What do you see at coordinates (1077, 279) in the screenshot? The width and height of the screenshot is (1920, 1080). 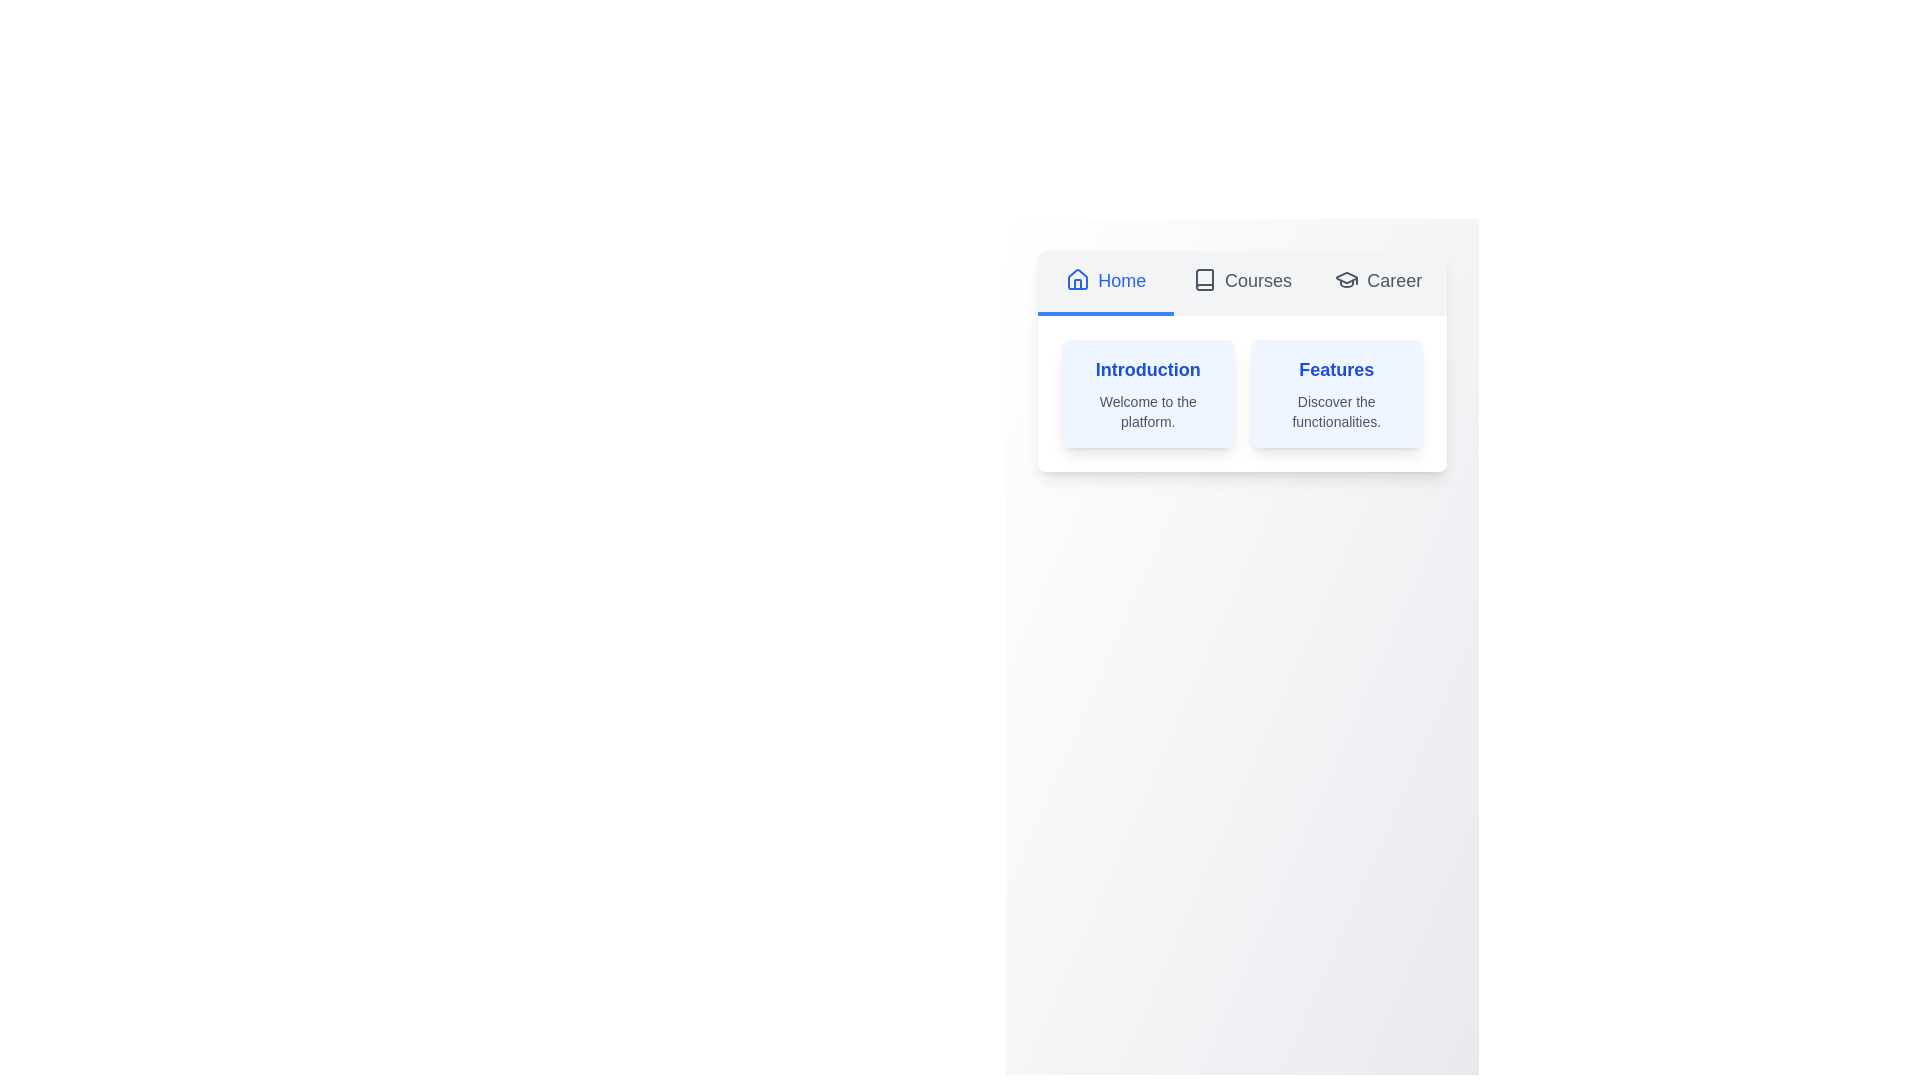 I see `the house icon representing the 'Home' section` at bounding box center [1077, 279].